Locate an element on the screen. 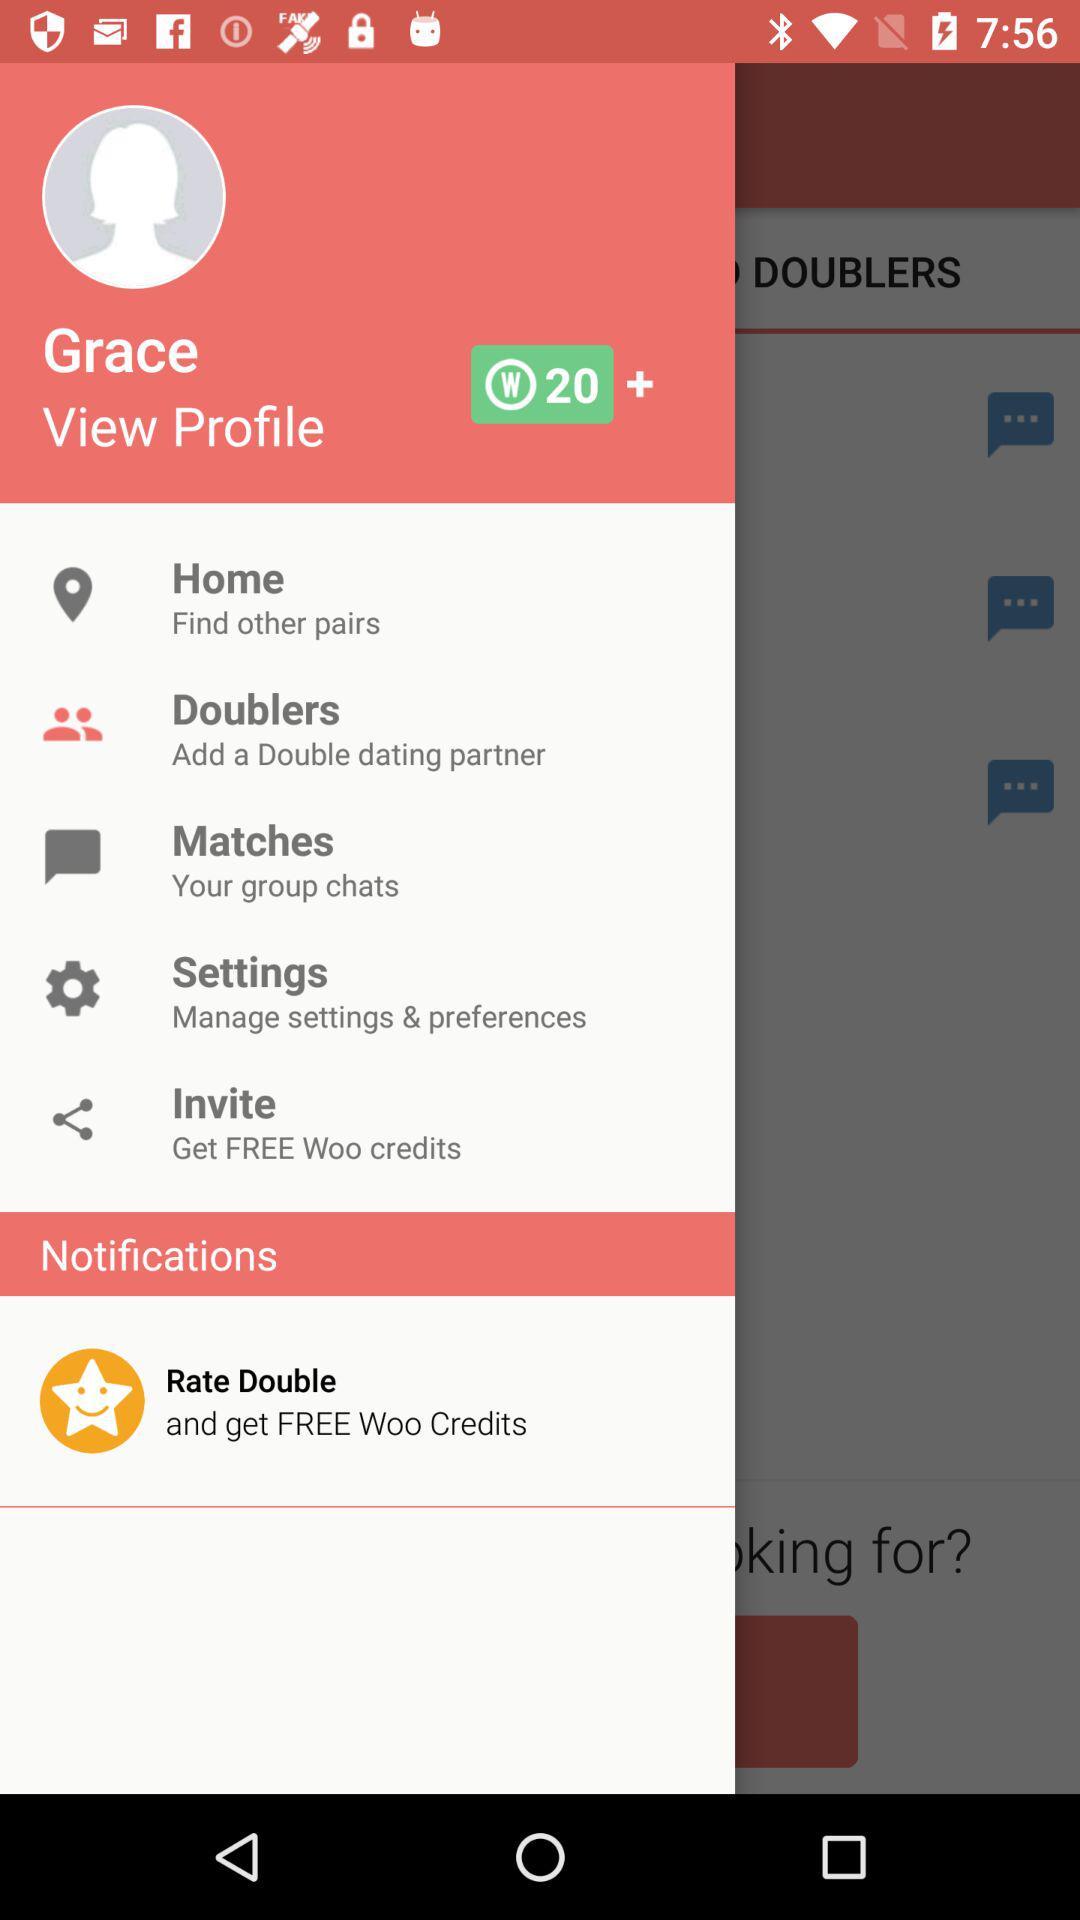 This screenshot has width=1080, height=1920. icon left to matches is located at coordinates (72, 857).